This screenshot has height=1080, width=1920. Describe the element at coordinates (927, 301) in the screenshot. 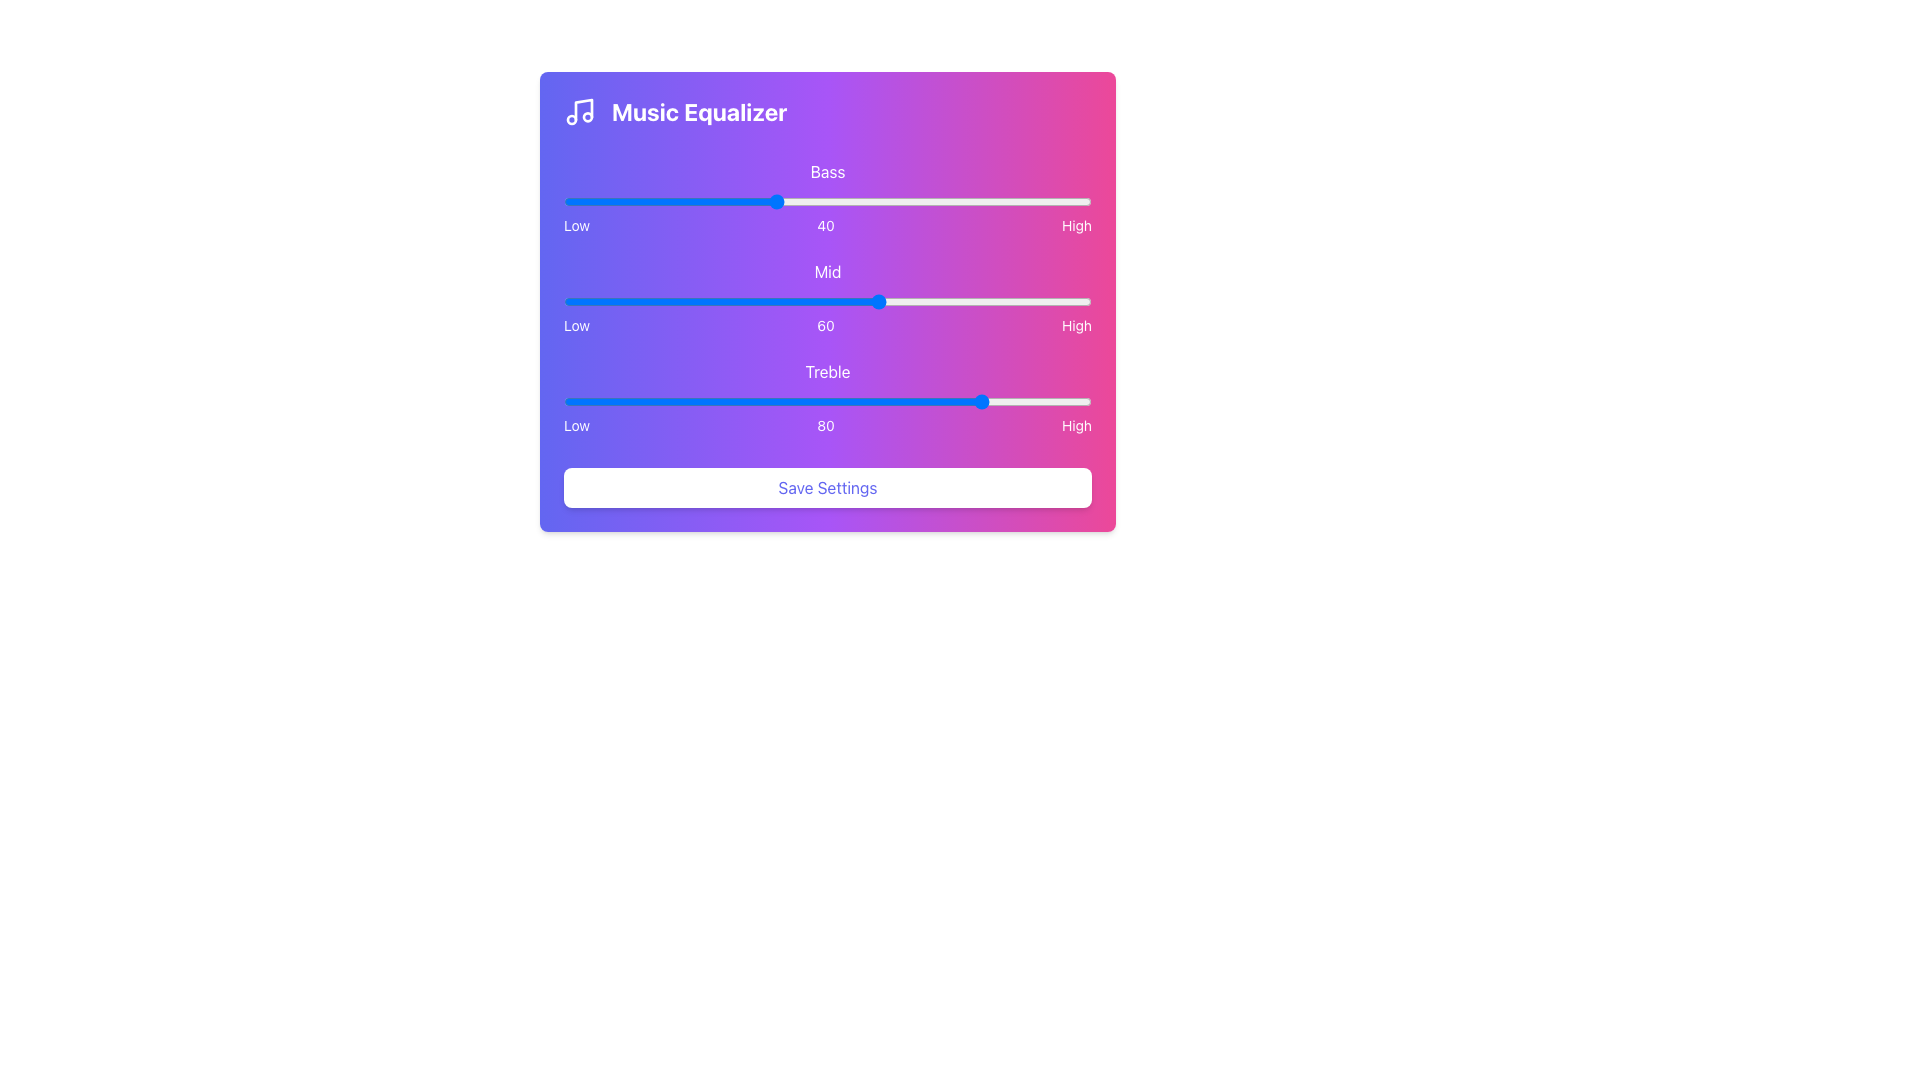

I see `the 'Mid' slider` at that location.